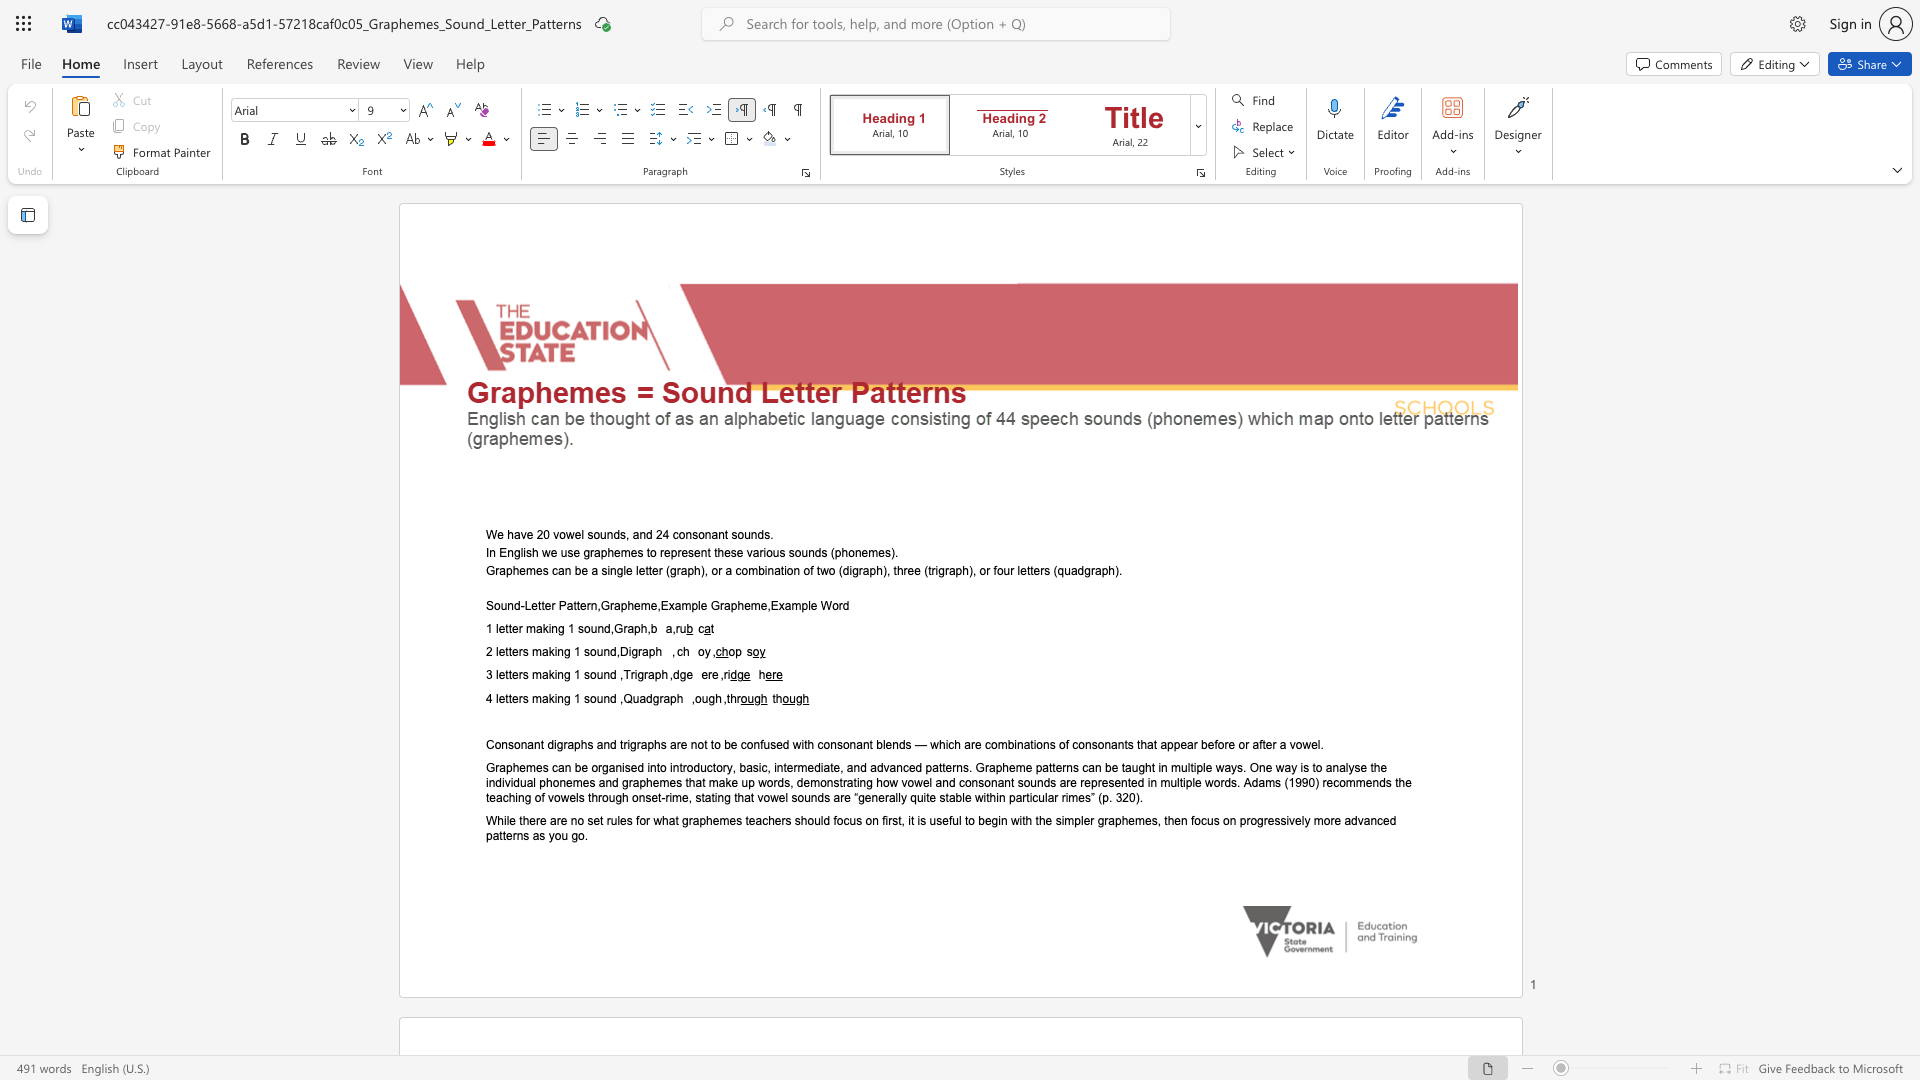  What do you see at coordinates (615, 652) in the screenshot?
I see `the subset text ",Digrap" within the text "2 letters making 1 sound,Digraph      , ch    oy ,"` at bounding box center [615, 652].